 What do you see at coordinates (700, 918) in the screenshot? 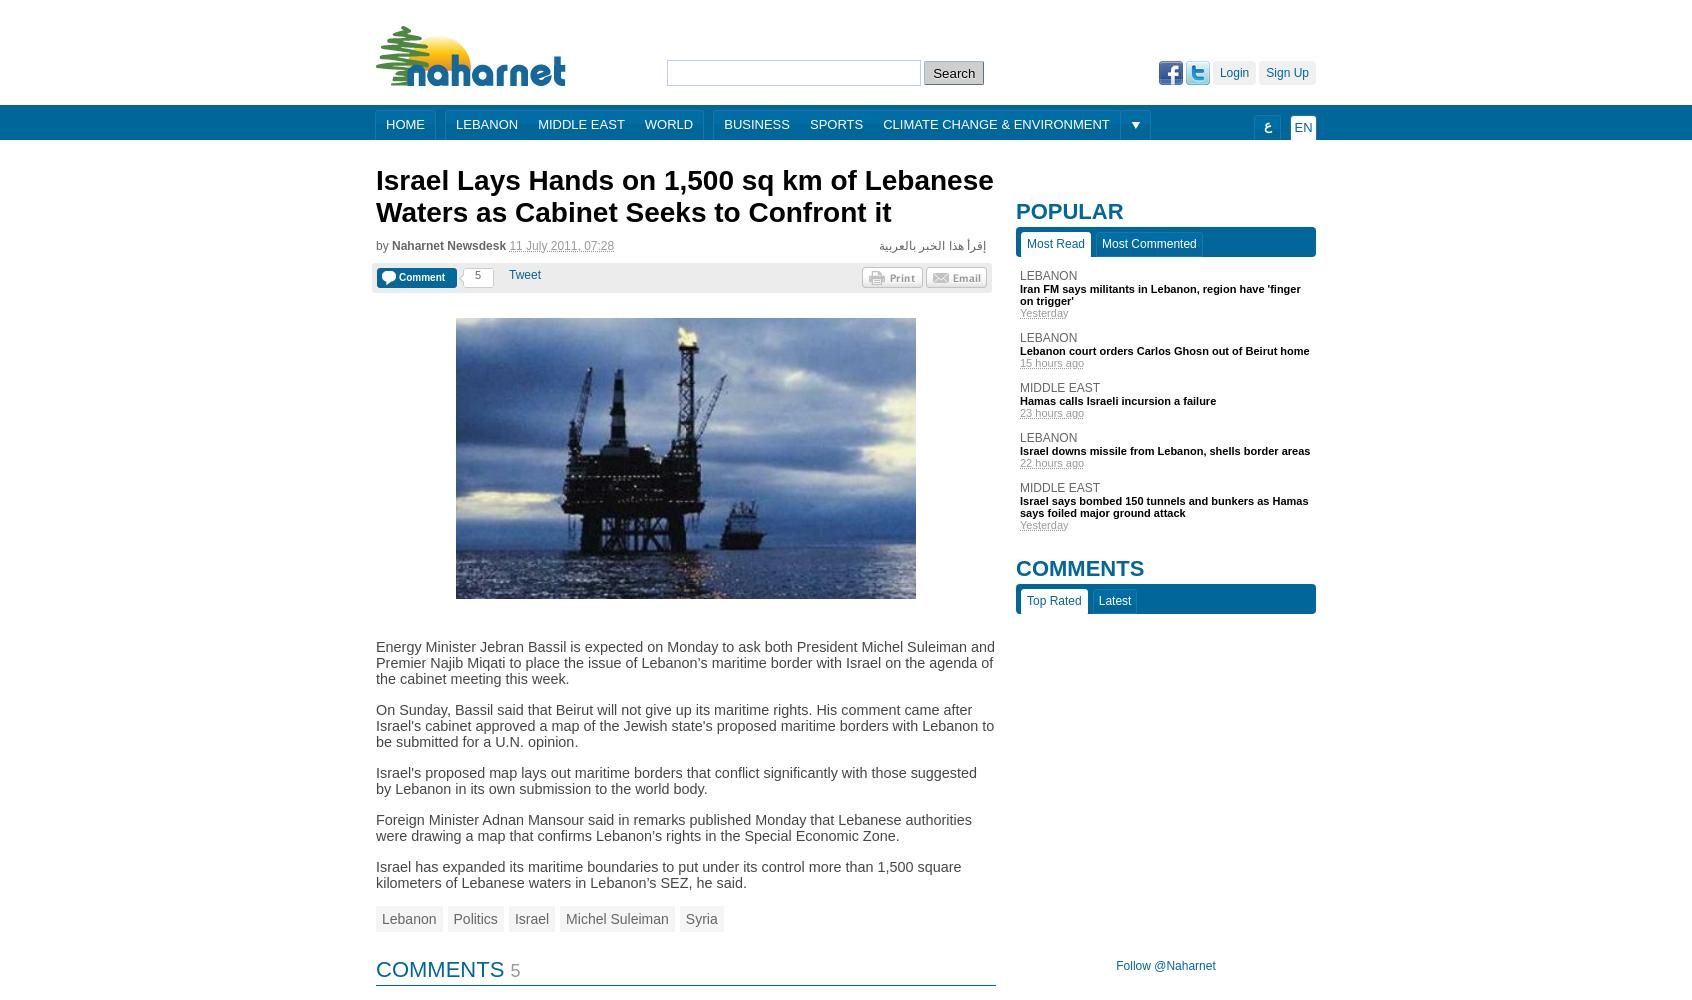
I see `'Syria'` at bounding box center [700, 918].